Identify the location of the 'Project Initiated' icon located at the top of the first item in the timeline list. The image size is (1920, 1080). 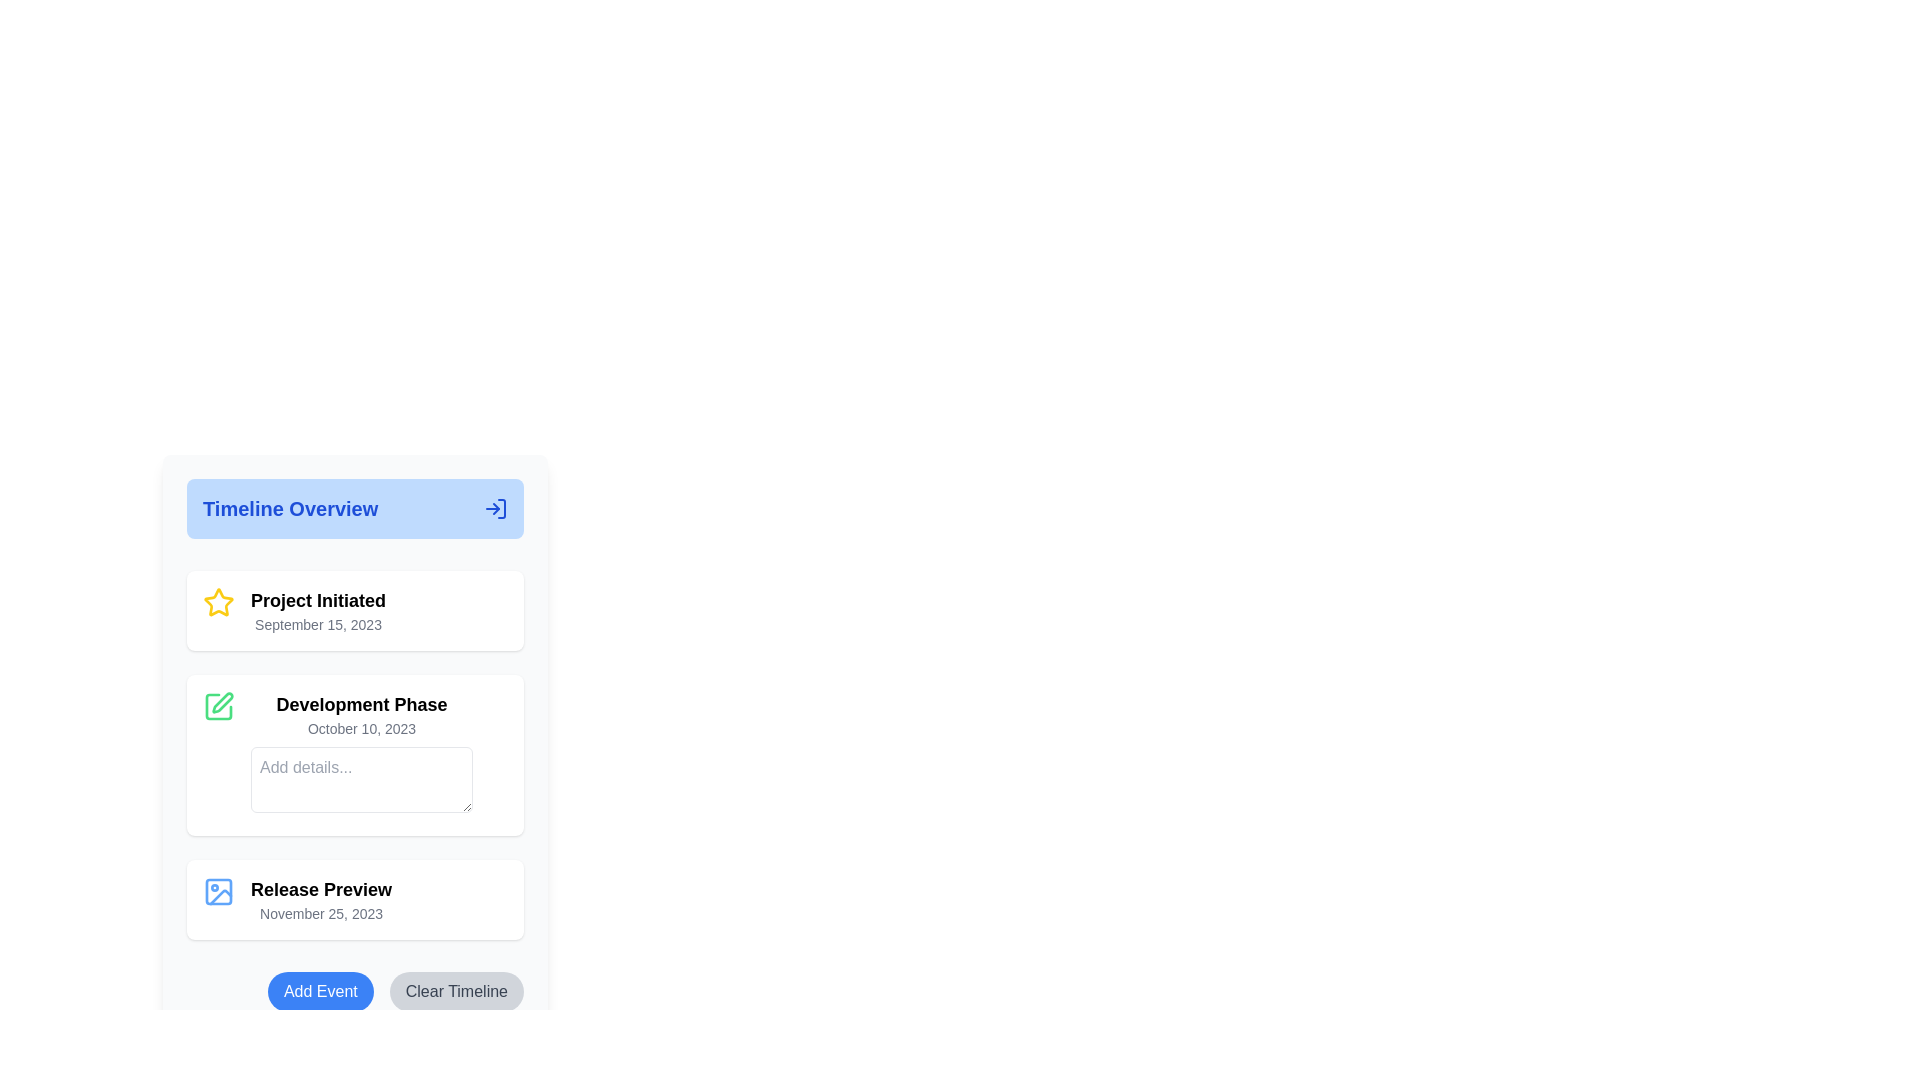
(219, 601).